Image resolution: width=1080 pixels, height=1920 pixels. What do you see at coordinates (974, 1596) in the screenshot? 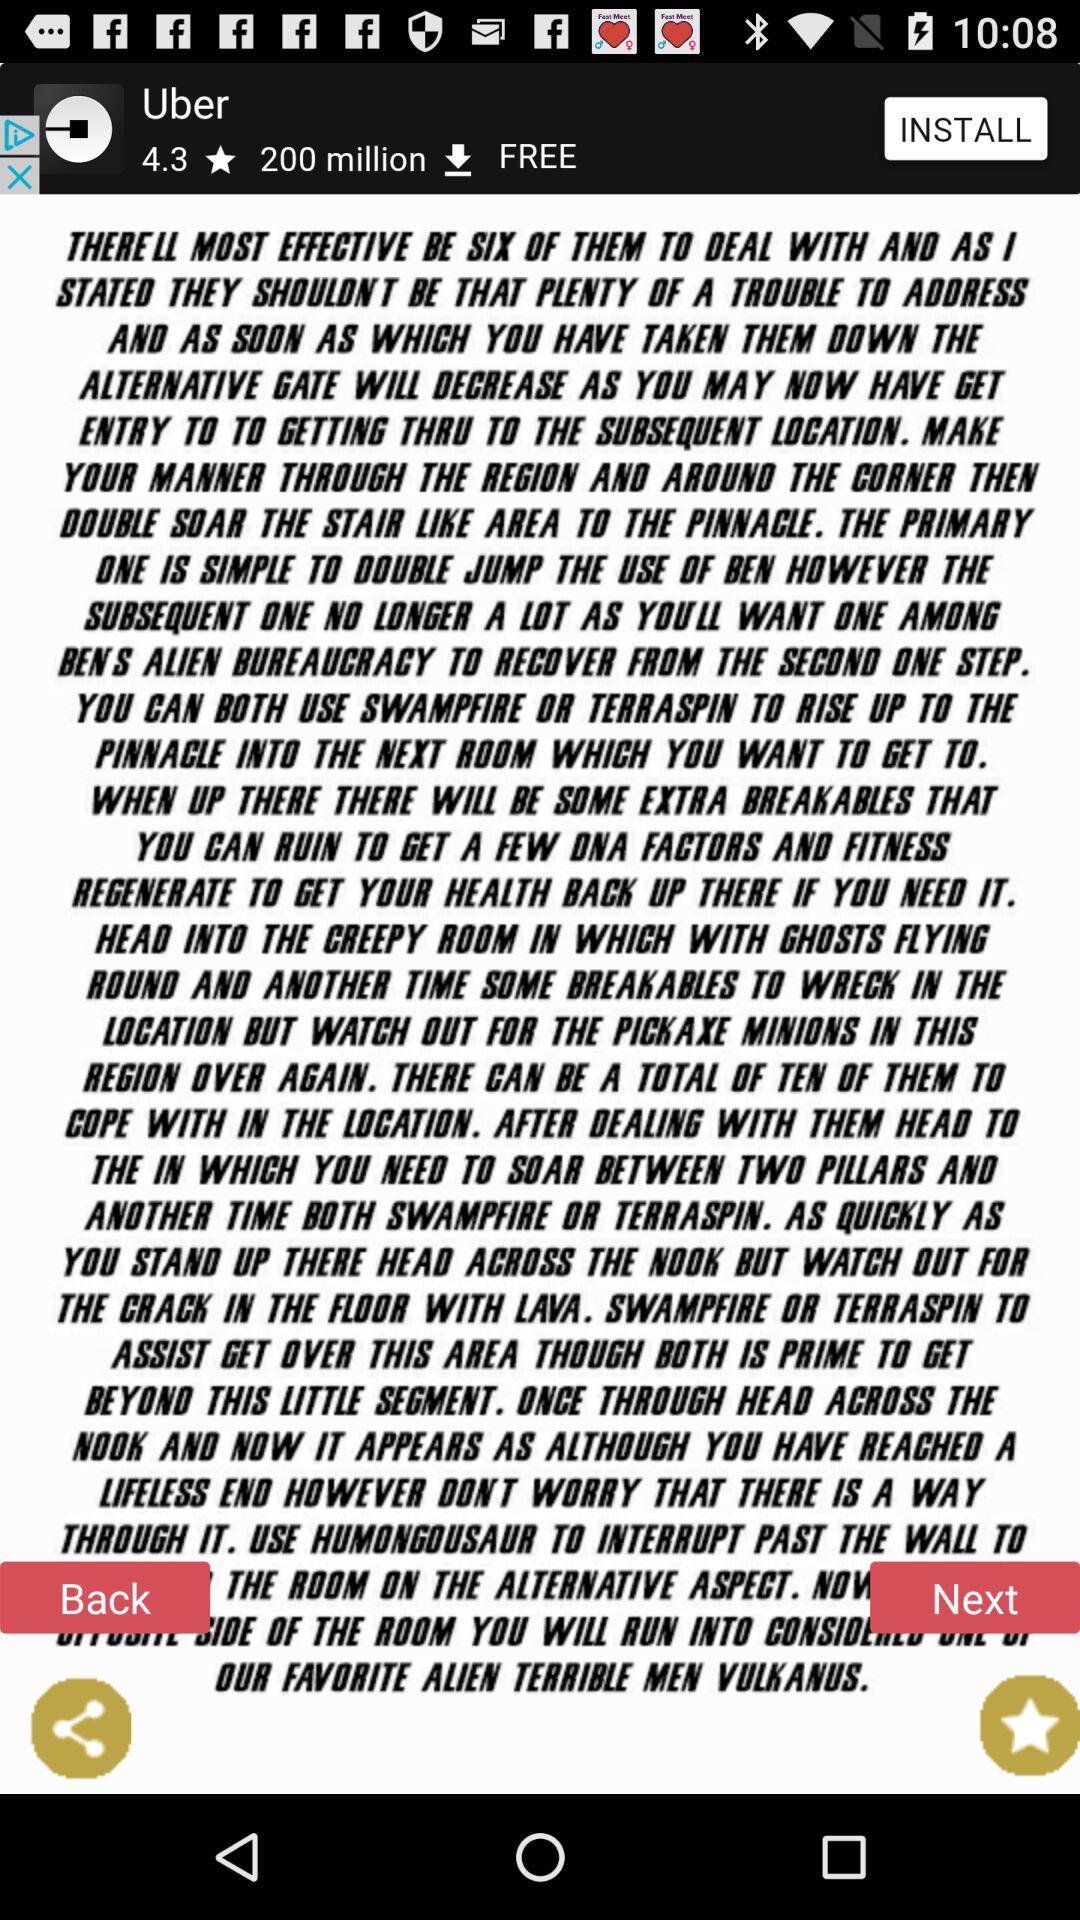
I see `the next item` at bounding box center [974, 1596].